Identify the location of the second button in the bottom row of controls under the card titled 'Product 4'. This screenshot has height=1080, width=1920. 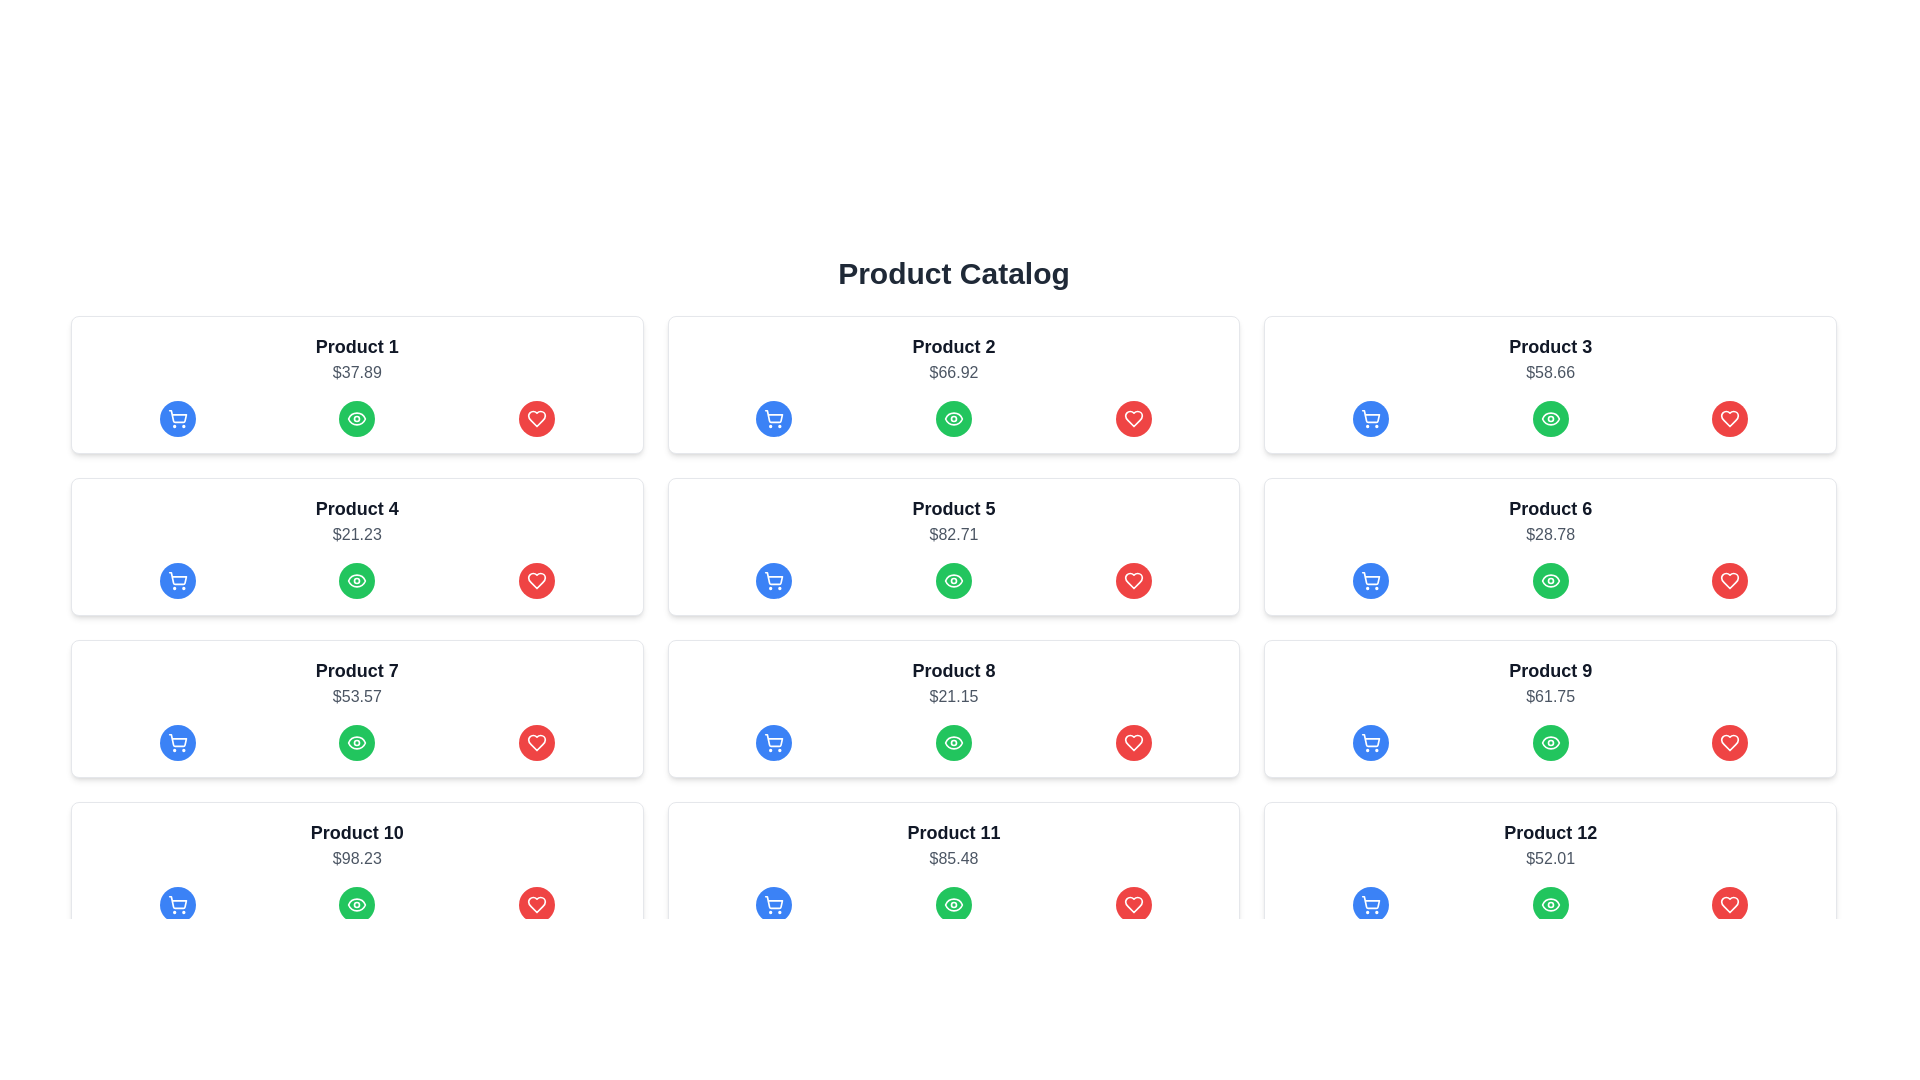
(357, 418).